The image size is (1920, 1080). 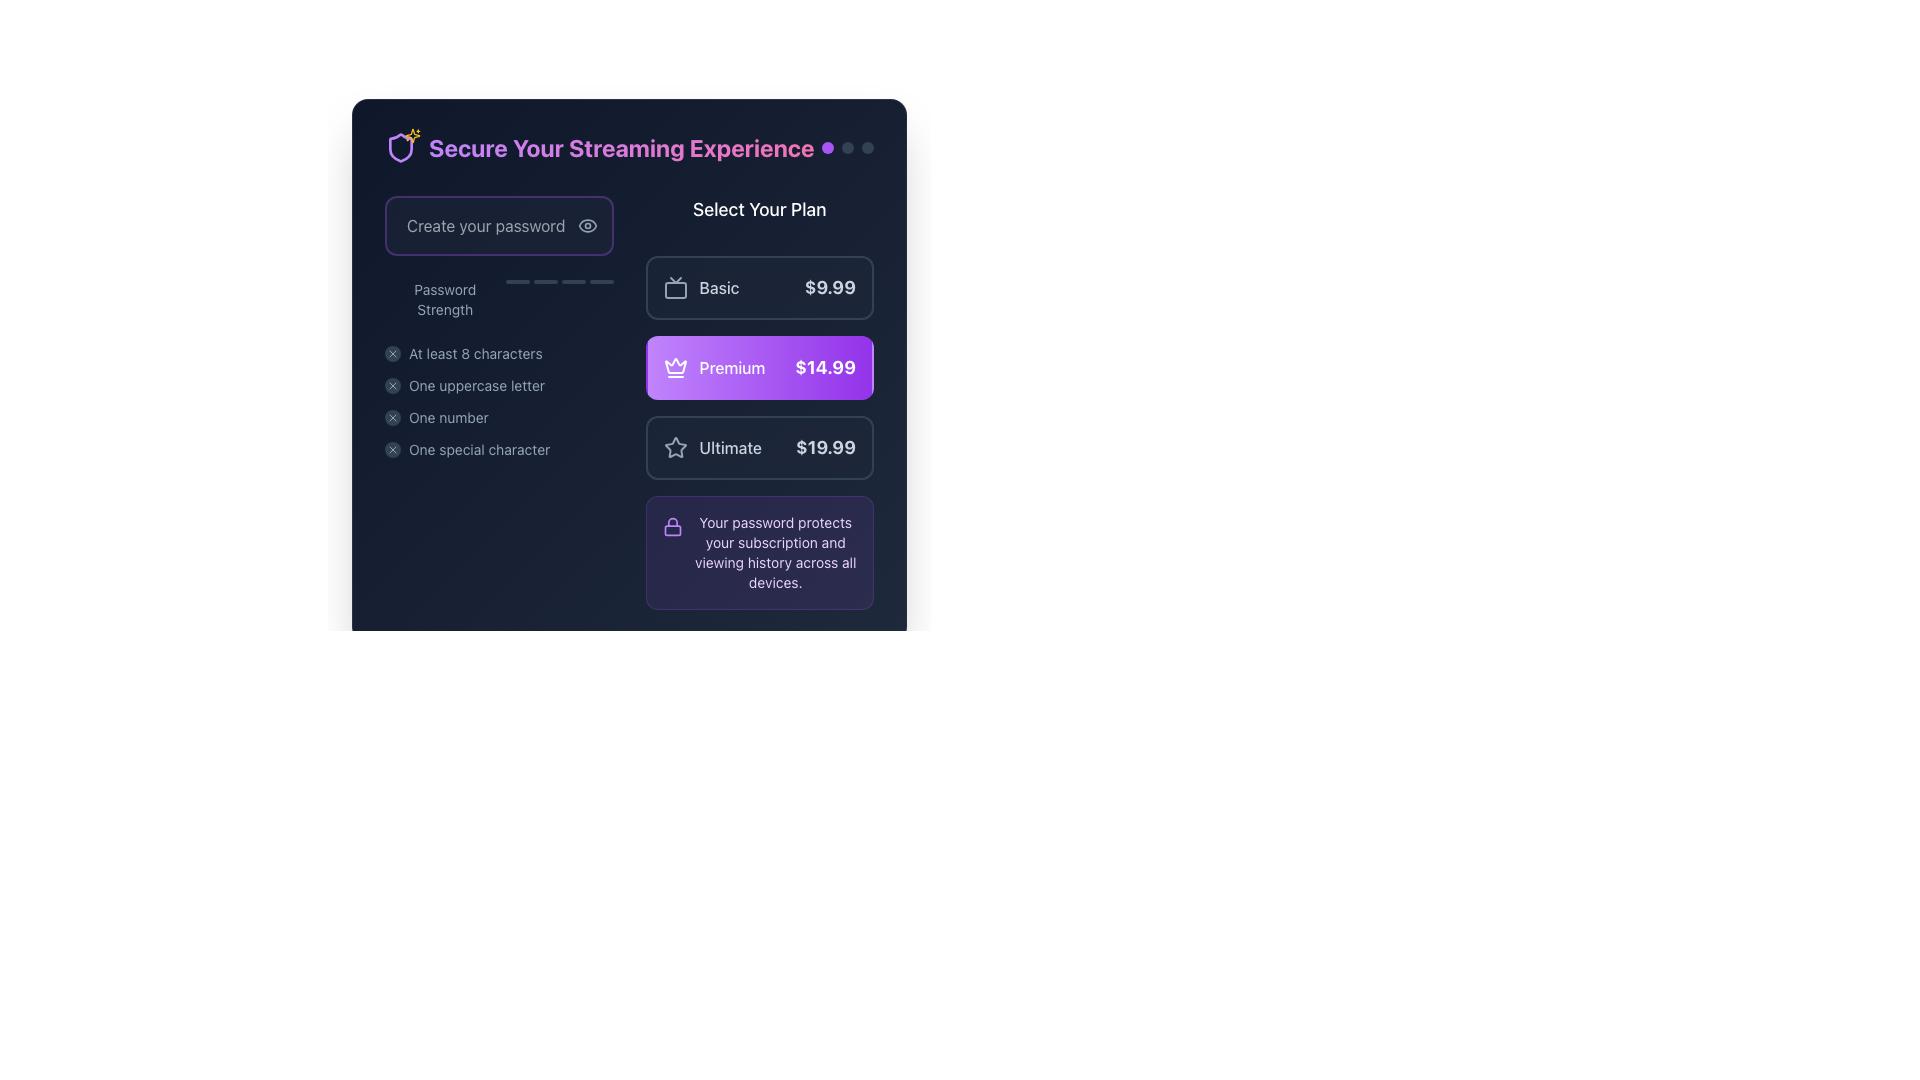 I want to click on the icon button at the right end of the 'Create your password' input field, so click(x=586, y=225).